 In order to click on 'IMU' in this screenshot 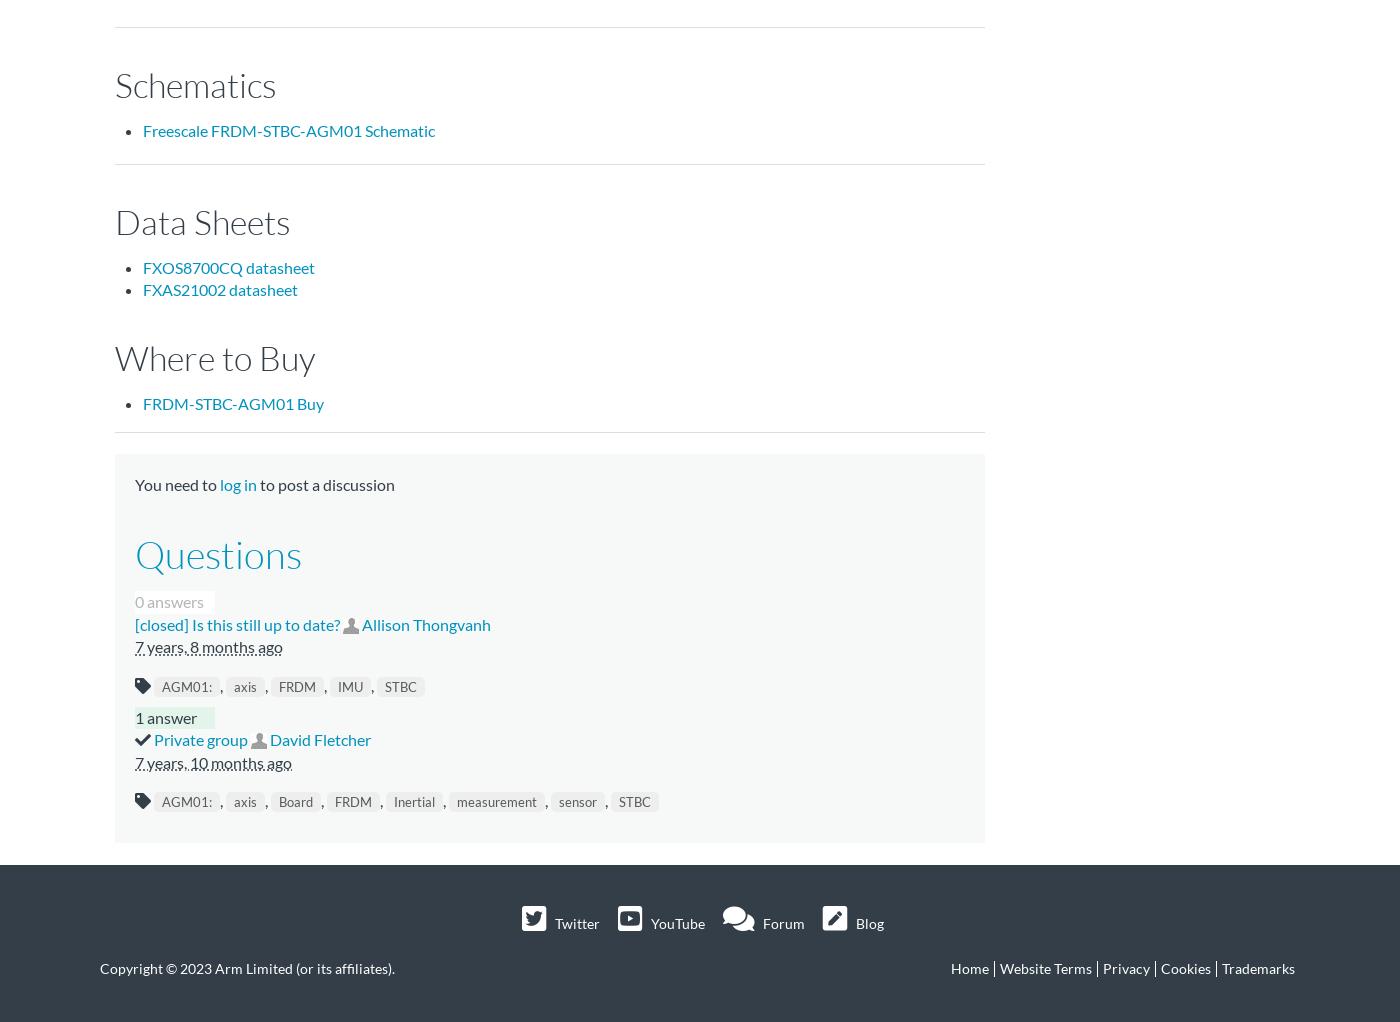, I will do `click(350, 684)`.